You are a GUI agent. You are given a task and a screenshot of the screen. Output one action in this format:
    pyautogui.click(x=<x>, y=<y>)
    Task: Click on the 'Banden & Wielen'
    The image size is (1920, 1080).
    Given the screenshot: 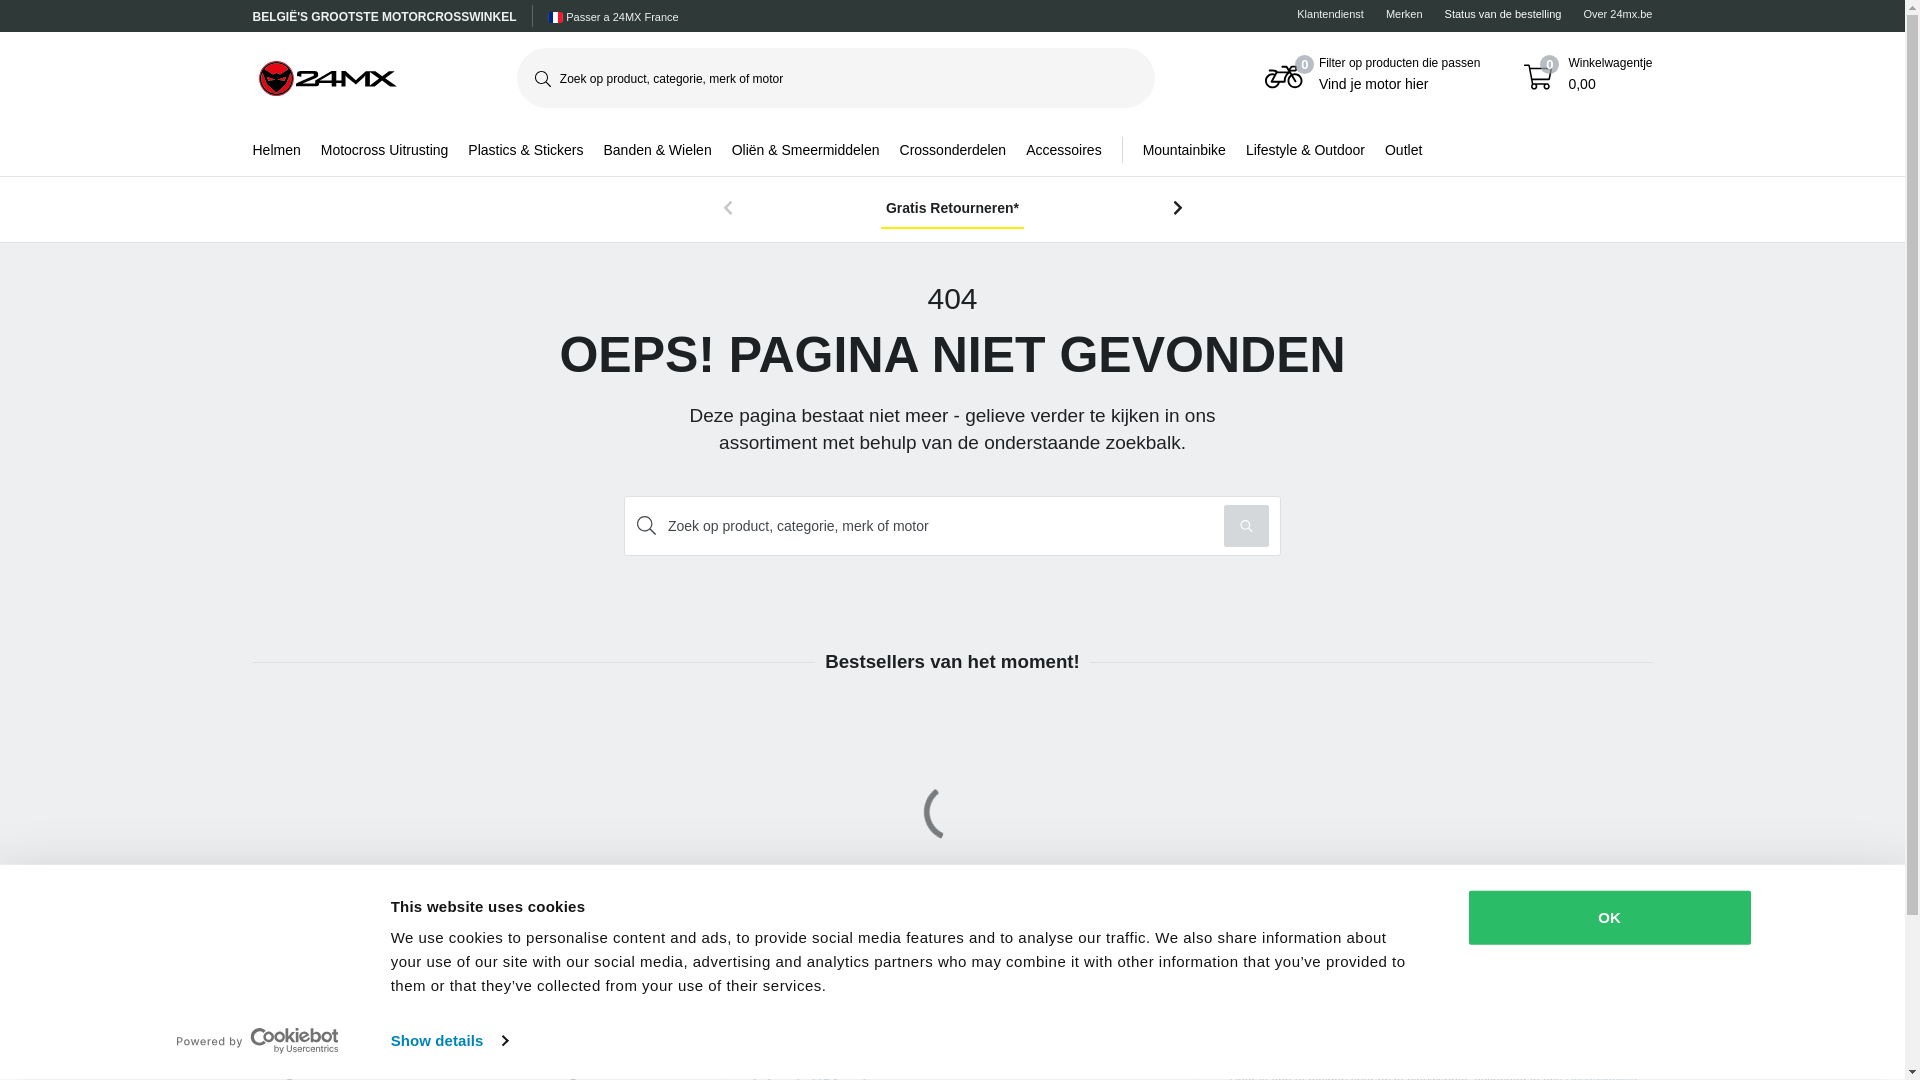 What is the action you would take?
    pyautogui.click(x=657, y=149)
    